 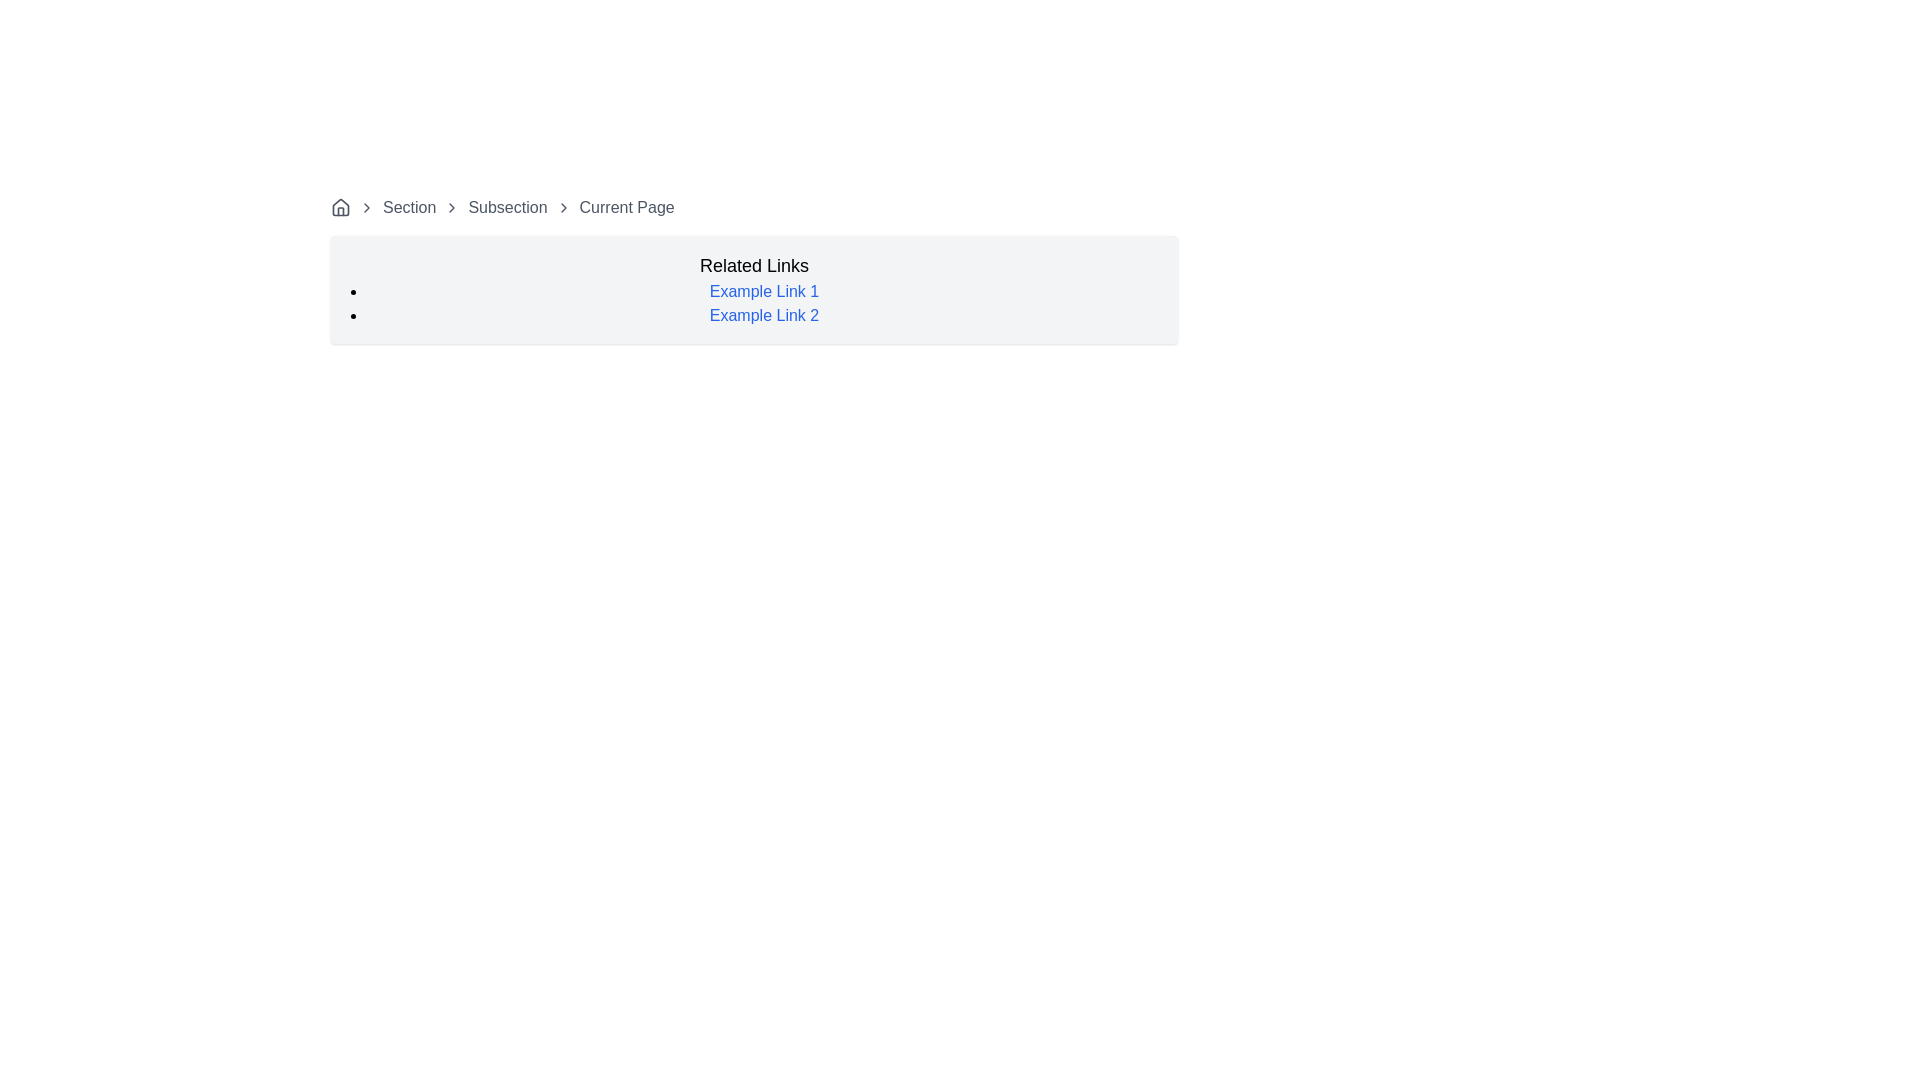 I want to click on the second hyperlink in the unordered list under the 'Related Links' section, so click(x=763, y=315).